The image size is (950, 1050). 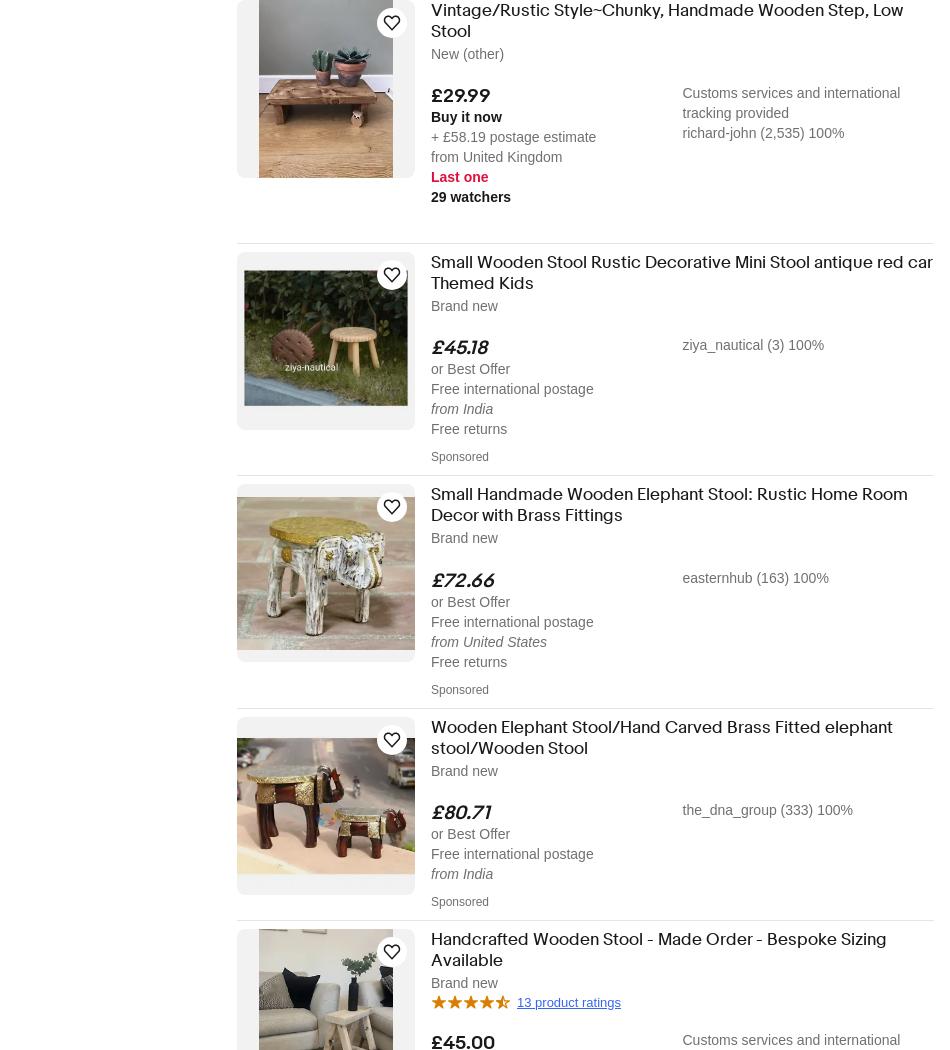 I want to click on 'Small Wooden Stool Rustic Decorative Mini Stool antique red car Themed Kids', so click(x=430, y=272).